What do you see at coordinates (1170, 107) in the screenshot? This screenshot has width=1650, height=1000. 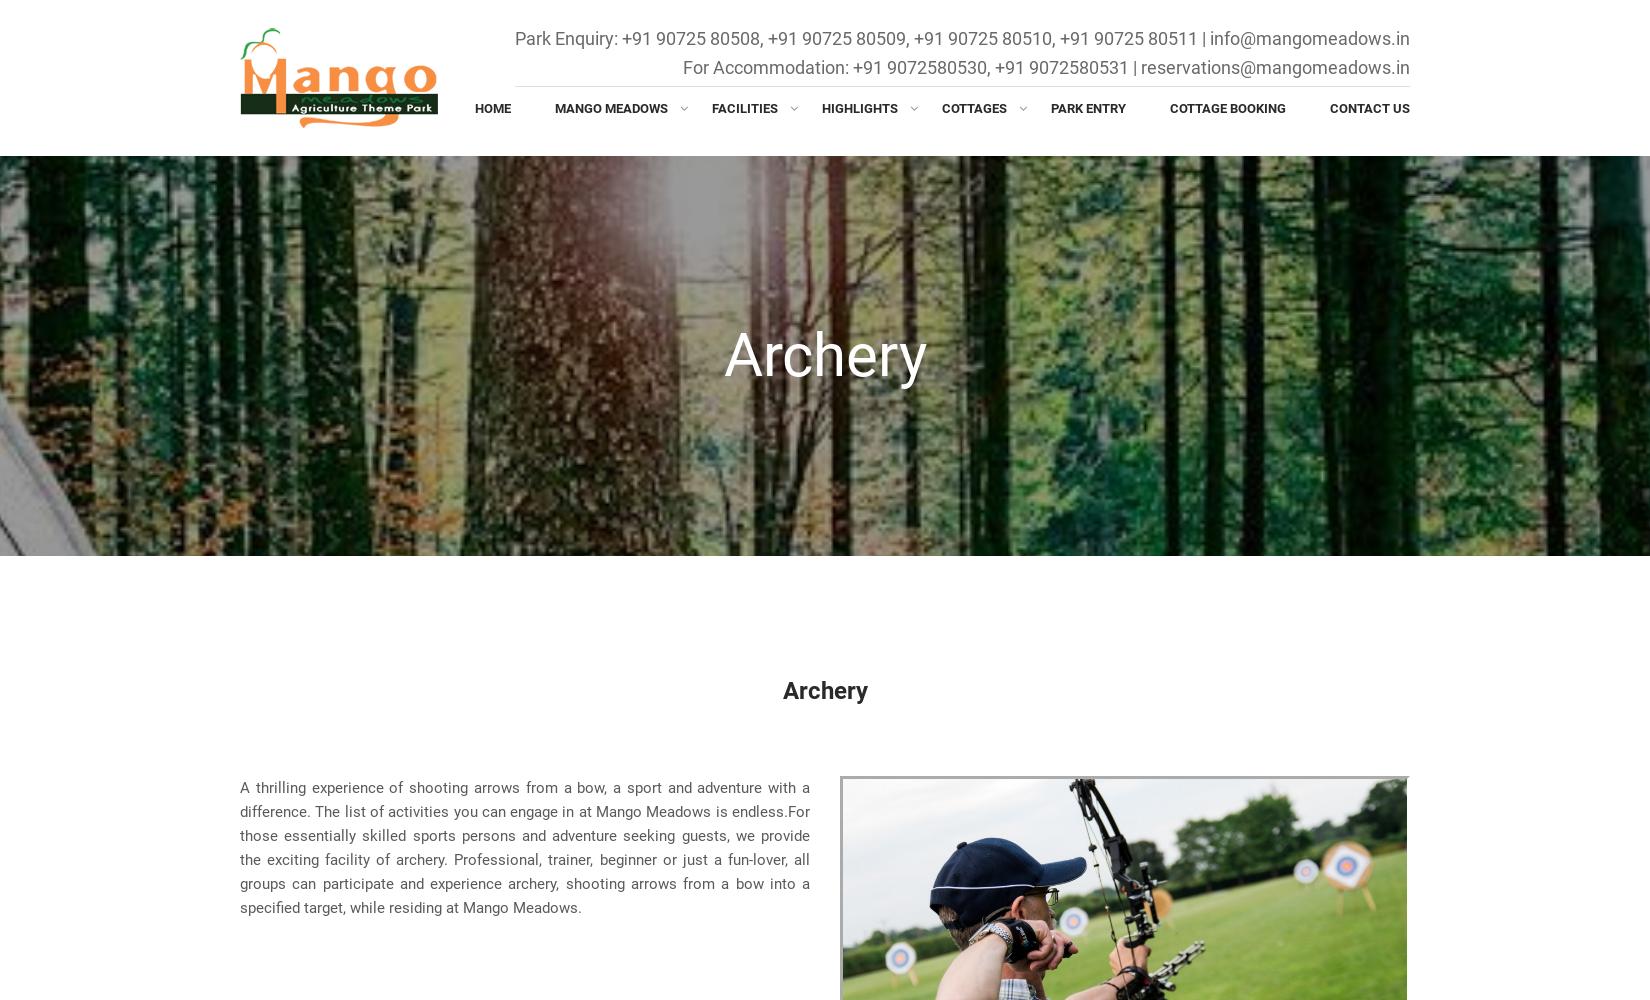 I see `'Cottage Booking'` at bounding box center [1170, 107].